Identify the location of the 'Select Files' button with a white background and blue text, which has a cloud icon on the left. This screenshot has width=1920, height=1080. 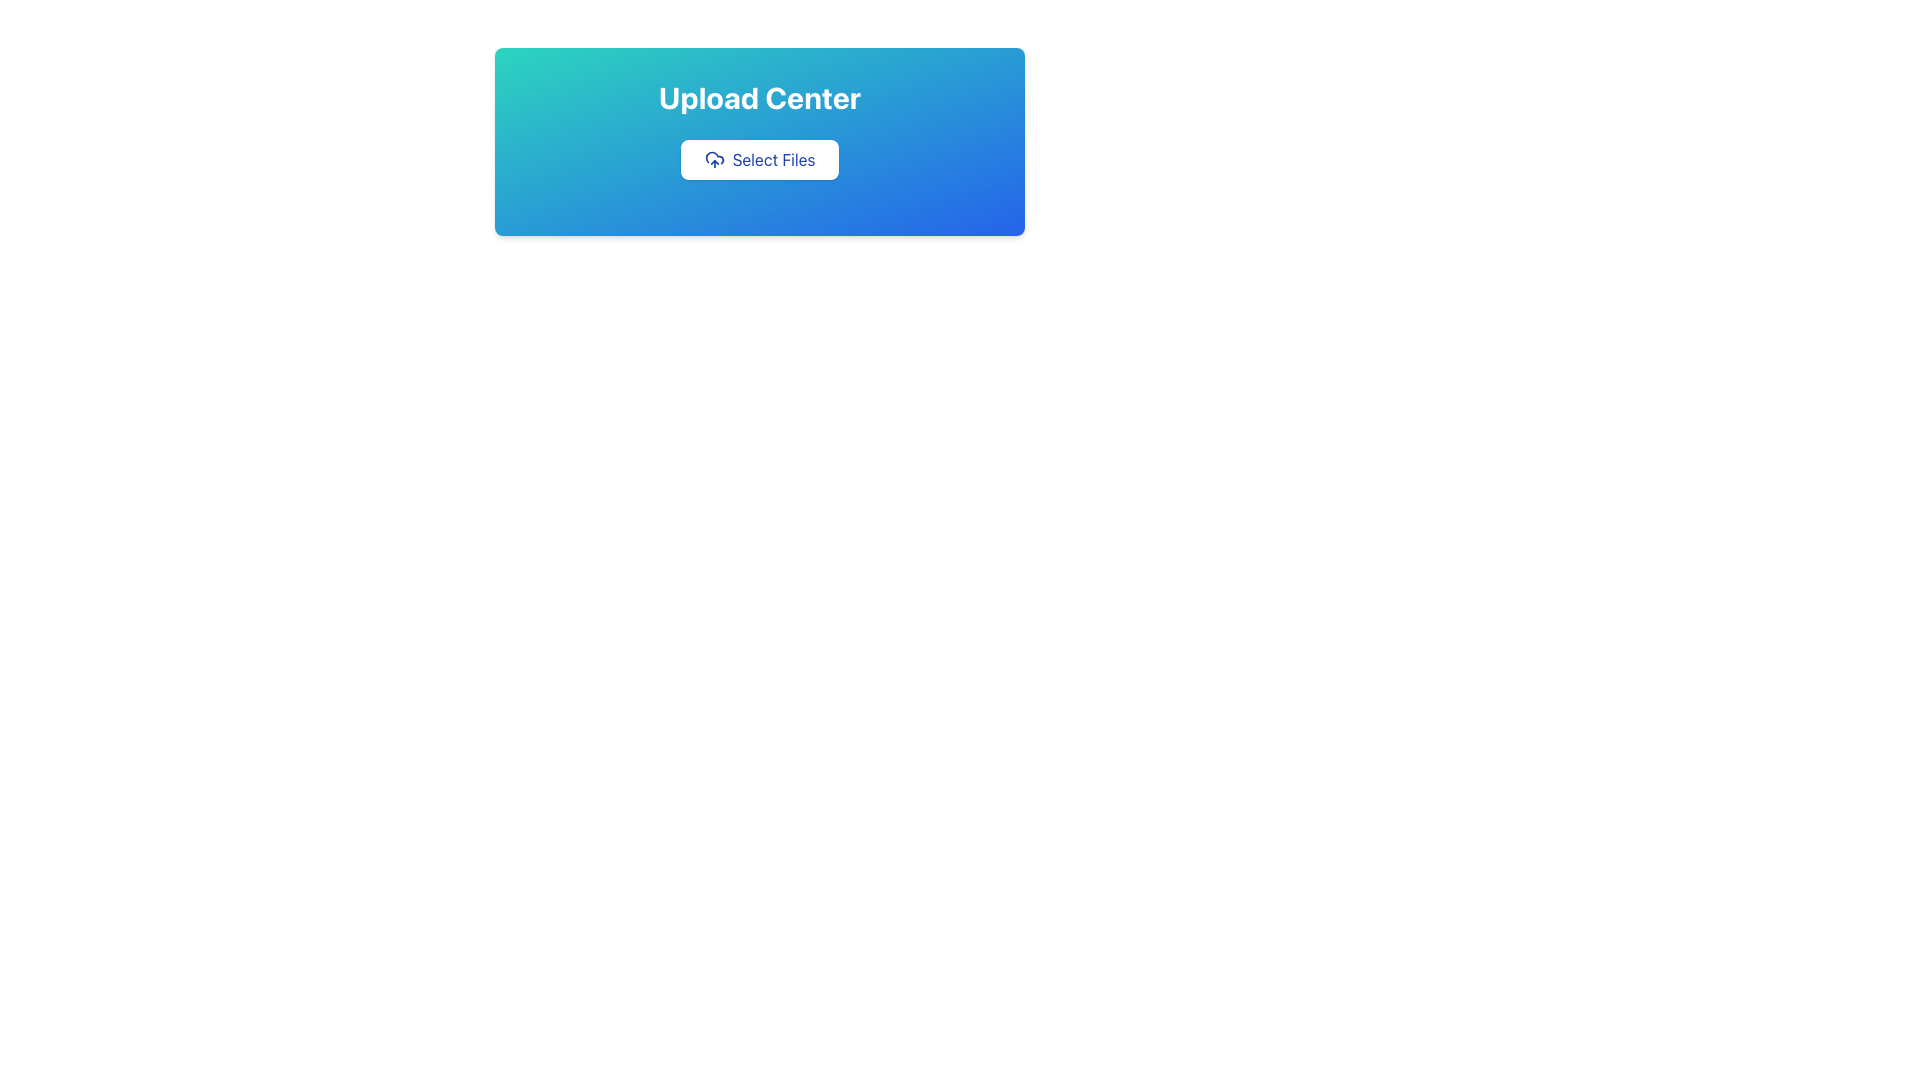
(758, 158).